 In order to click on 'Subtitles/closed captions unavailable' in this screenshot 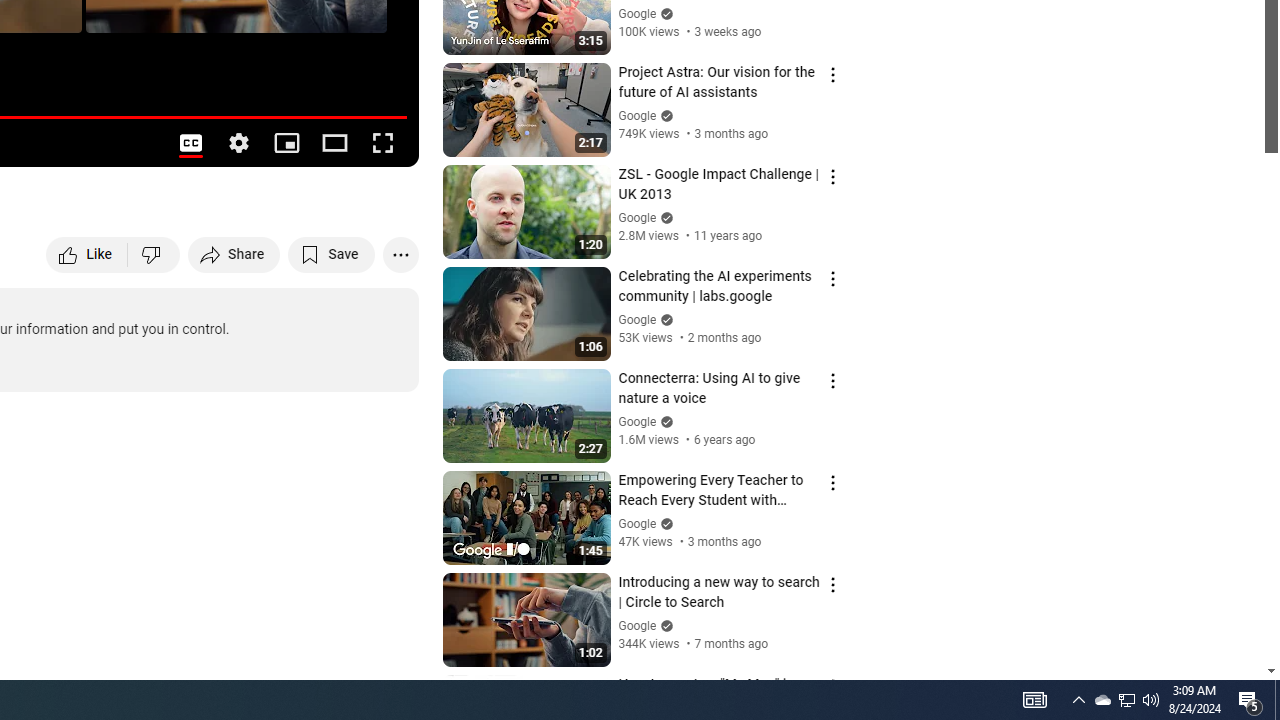, I will do `click(190, 141)`.